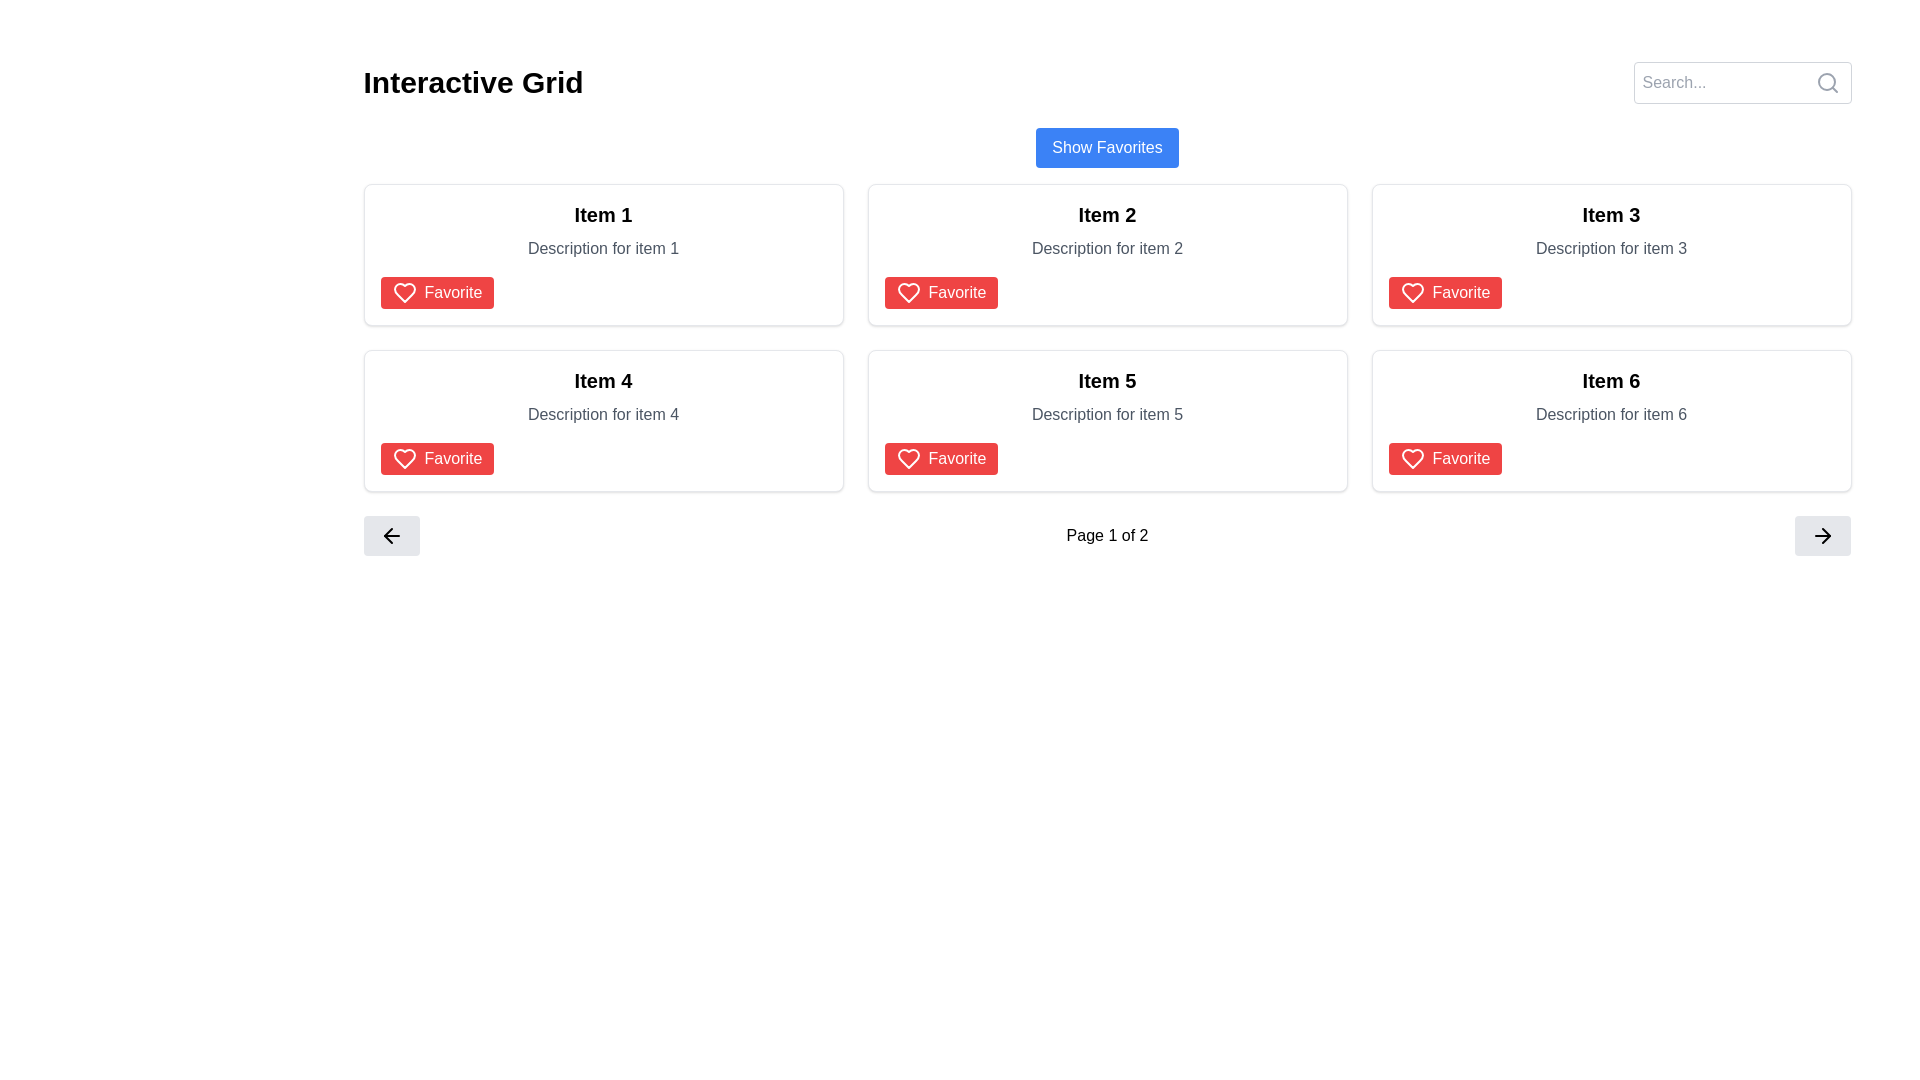  Describe the element at coordinates (1445, 459) in the screenshot. I see `the 'Favorite' button, which is a vibrant red rectangular button with a heart icon and white text, located in the lower section of card 'Item 6'` at that location.